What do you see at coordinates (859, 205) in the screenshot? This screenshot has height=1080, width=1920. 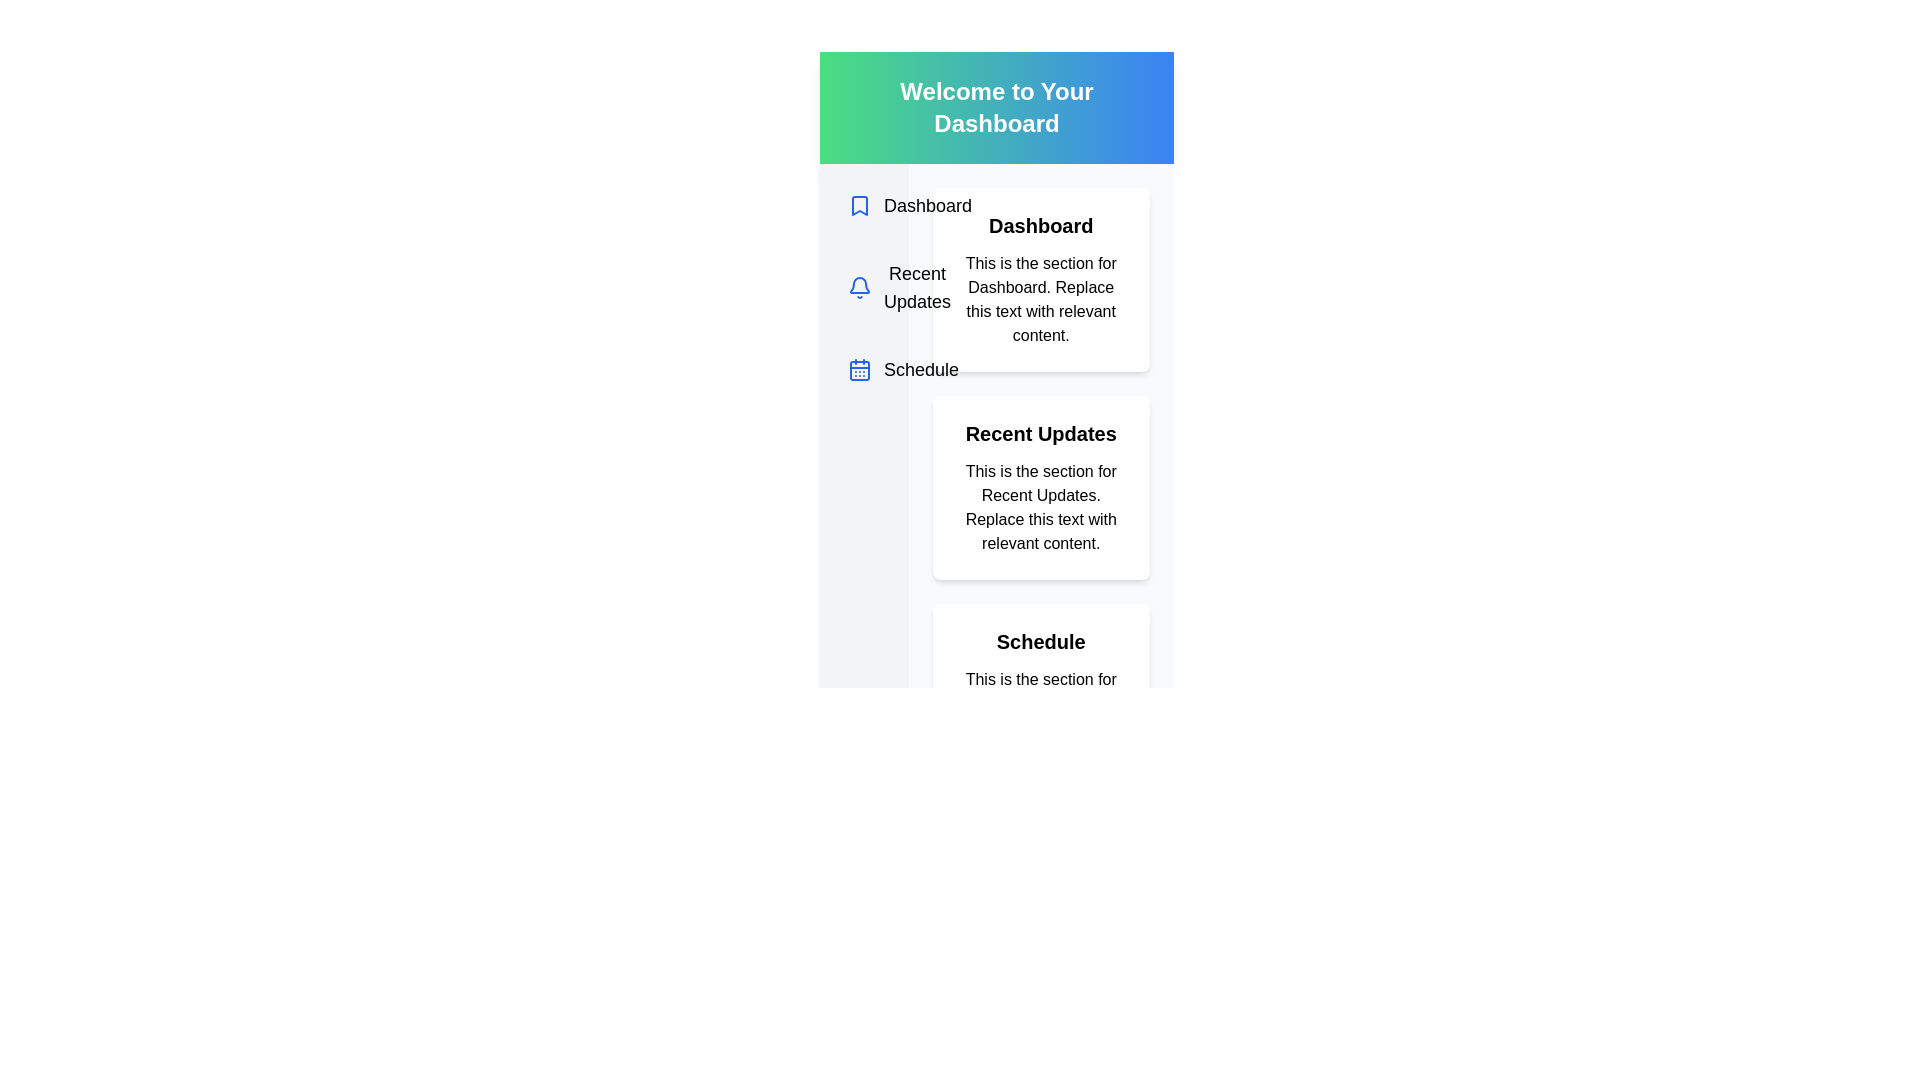 I see `the small bookmark-like blue icon located to the left of the 'Dashboard' label in the vertical menu list` at bounding box center [859, 205].